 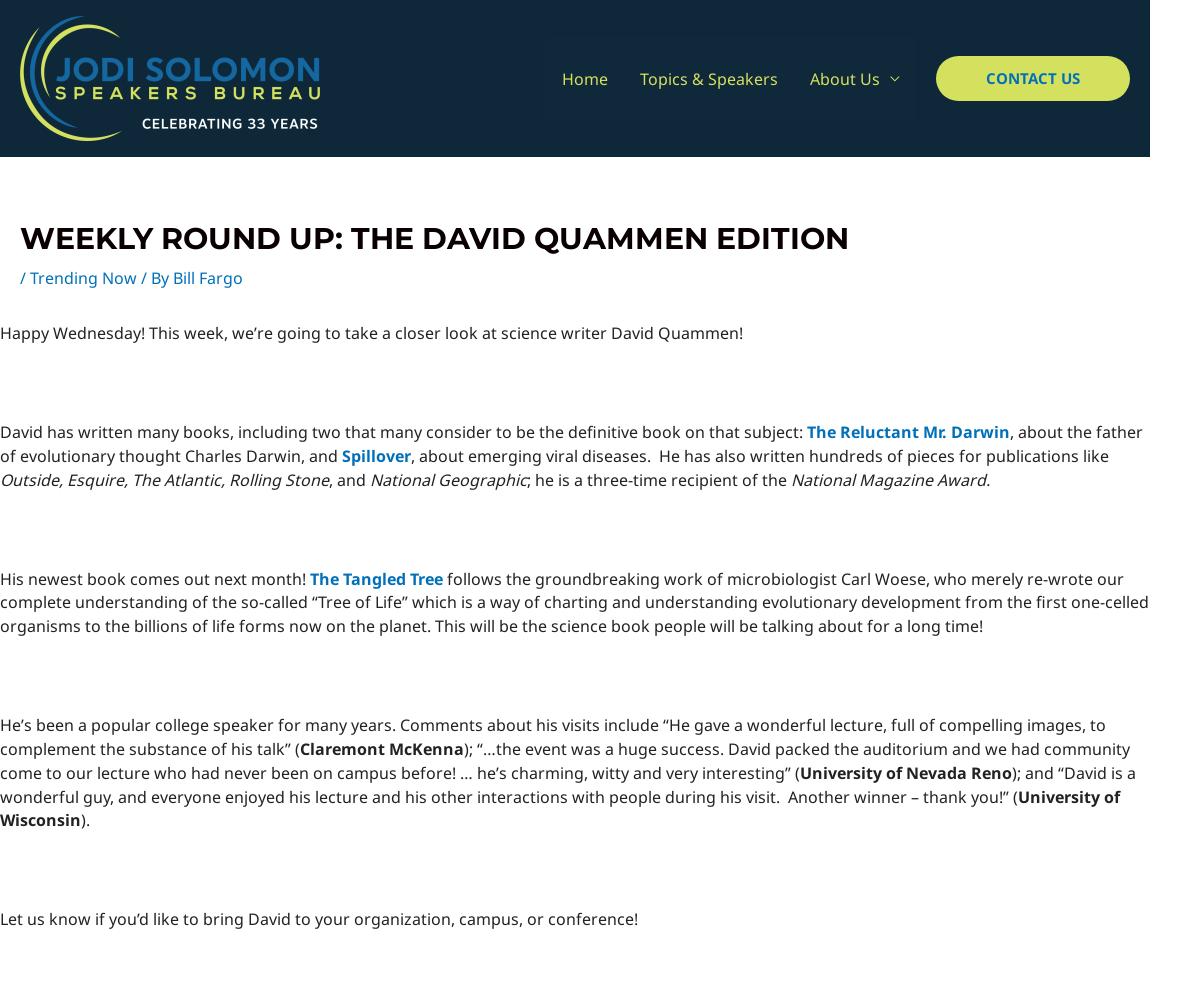 I want to click on '); and “David is a wonderful guy, and everyone enjoyed his lecture and his other interactions with people during his visit.  Another winner – thank you!” (', so click(x=567, y=784).